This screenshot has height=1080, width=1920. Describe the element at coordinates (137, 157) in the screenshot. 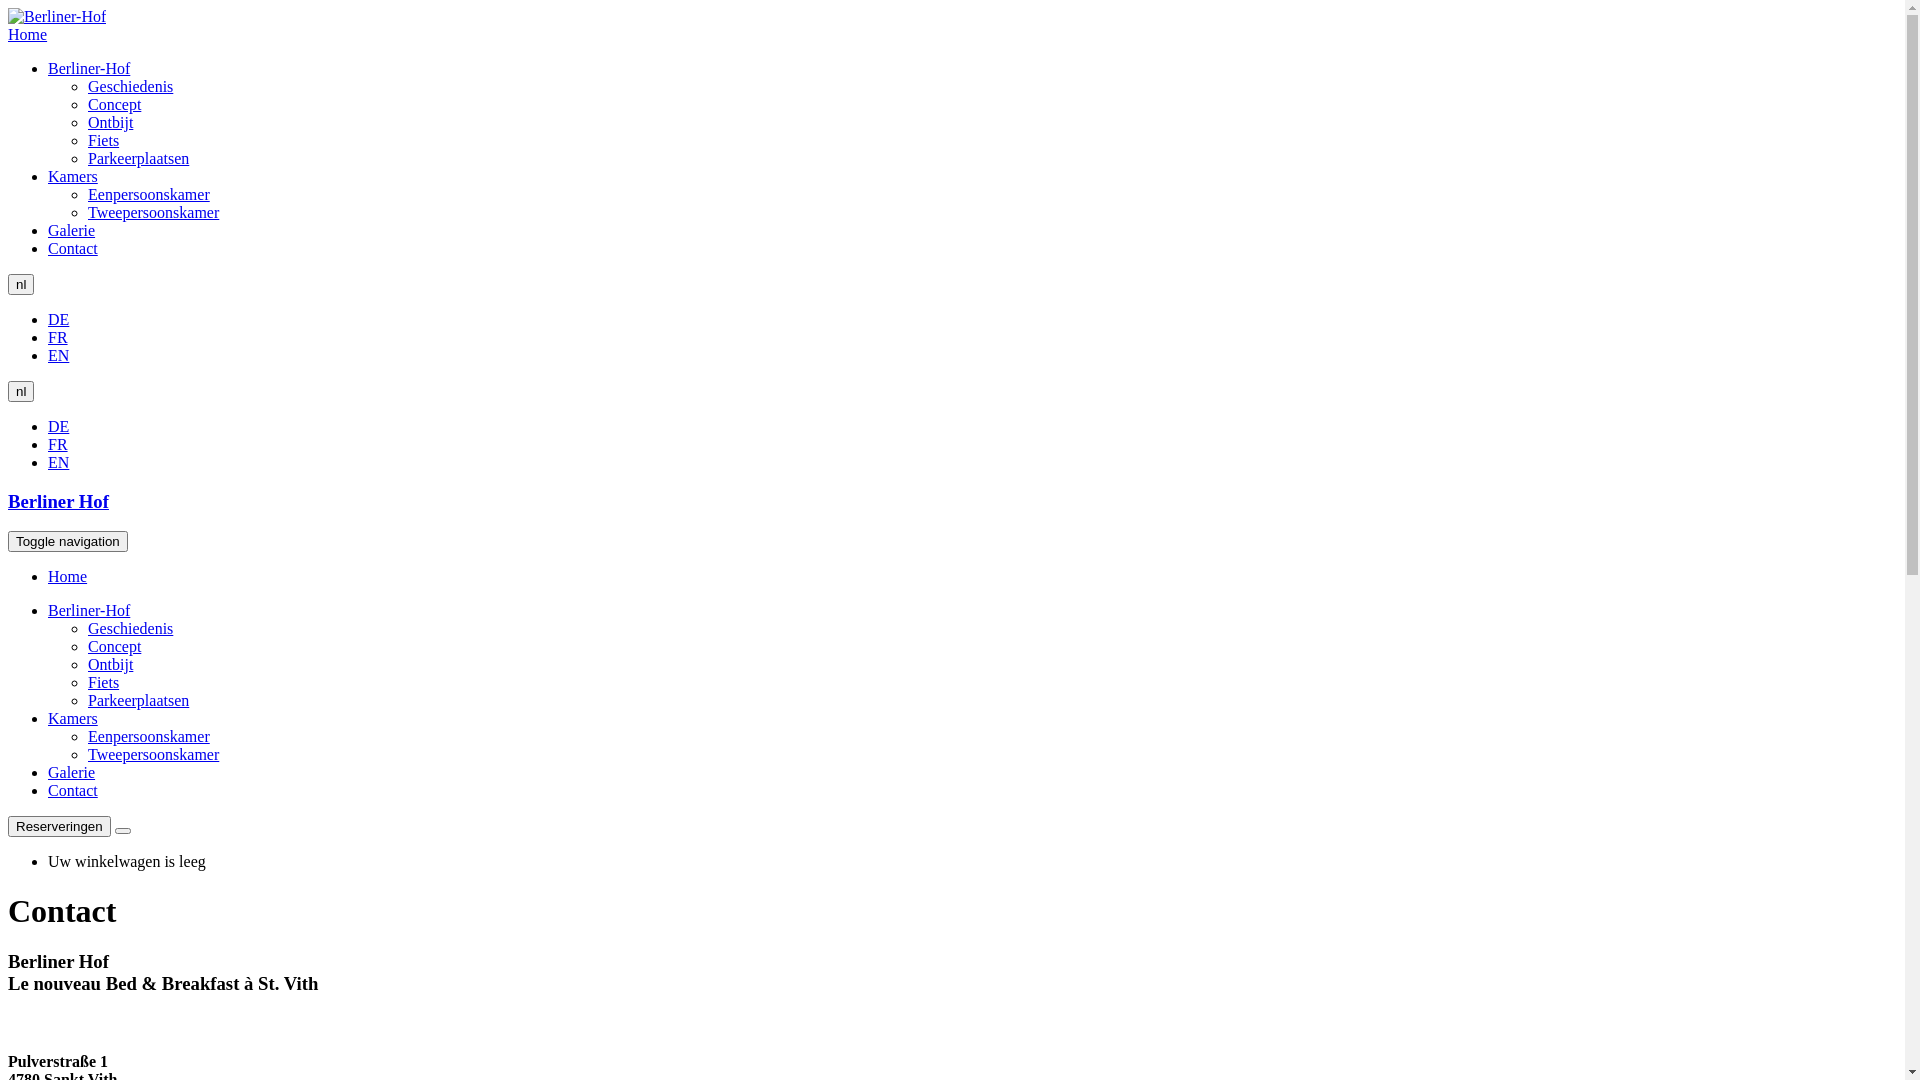

I see `'Parkeerplaatsen'` at that location.